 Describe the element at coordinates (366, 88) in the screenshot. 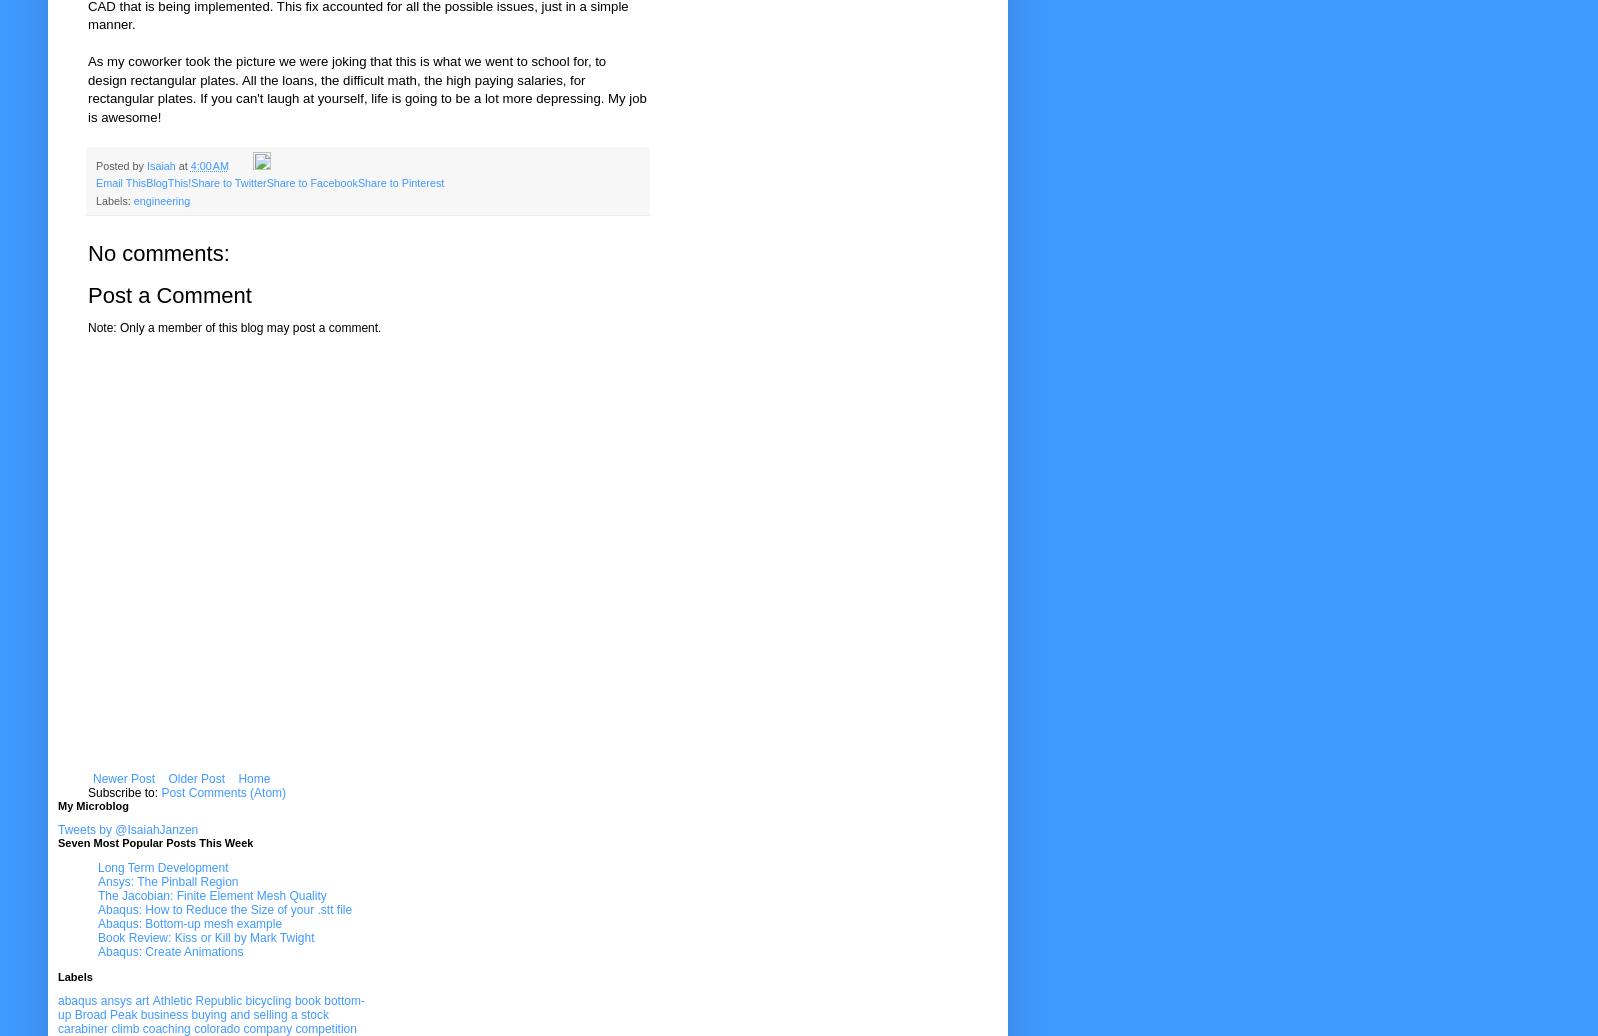

I see `'As my coworker took the picture we were joking that this is what we went to school for, to design rectangular plates. All the loans, the difficult math, the high paying salaries, for rectangular plates. If you can't laugh at yourself, life is going to be a lot more depressing. My job is awesome!'` at that location.